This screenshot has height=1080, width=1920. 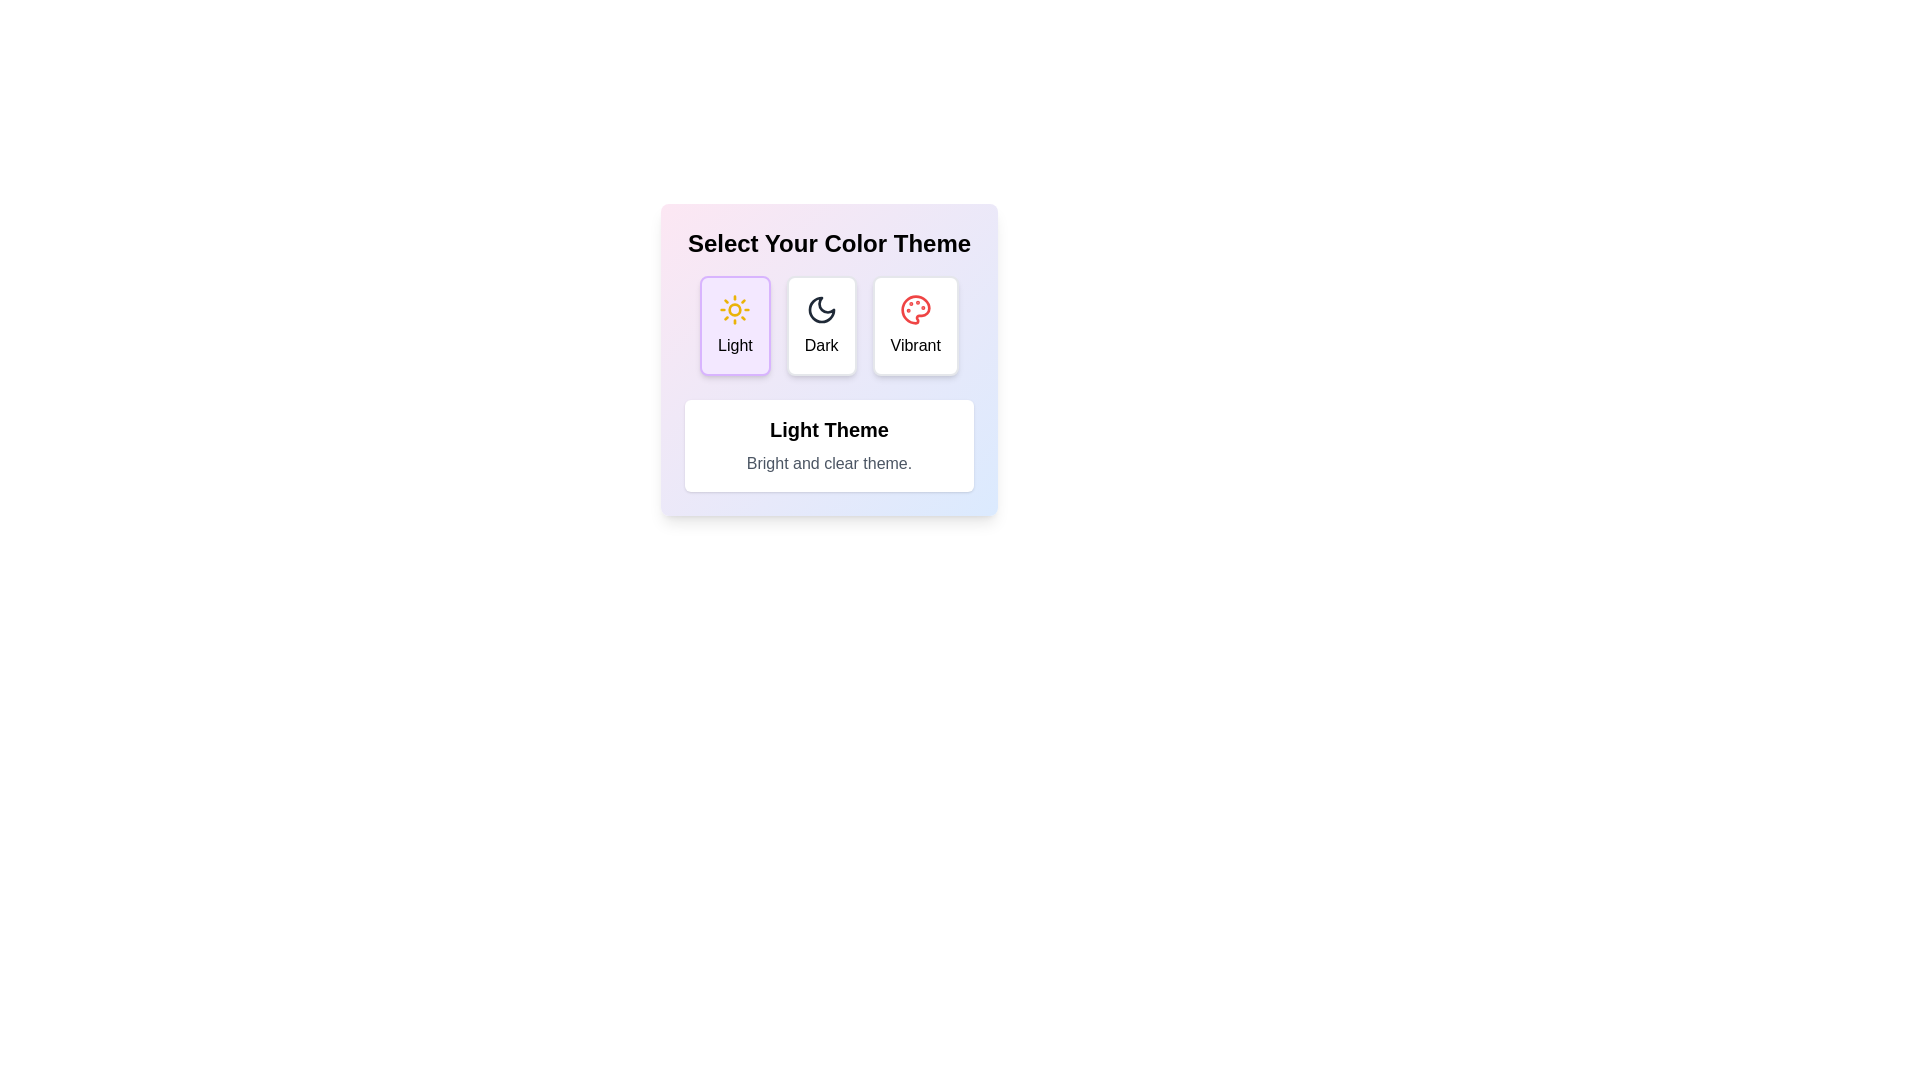 I want to click on the Informational Text Box with the title 'Light Theme' and subtitle 'Bright and clear theme.', so click(x=829, y=445).